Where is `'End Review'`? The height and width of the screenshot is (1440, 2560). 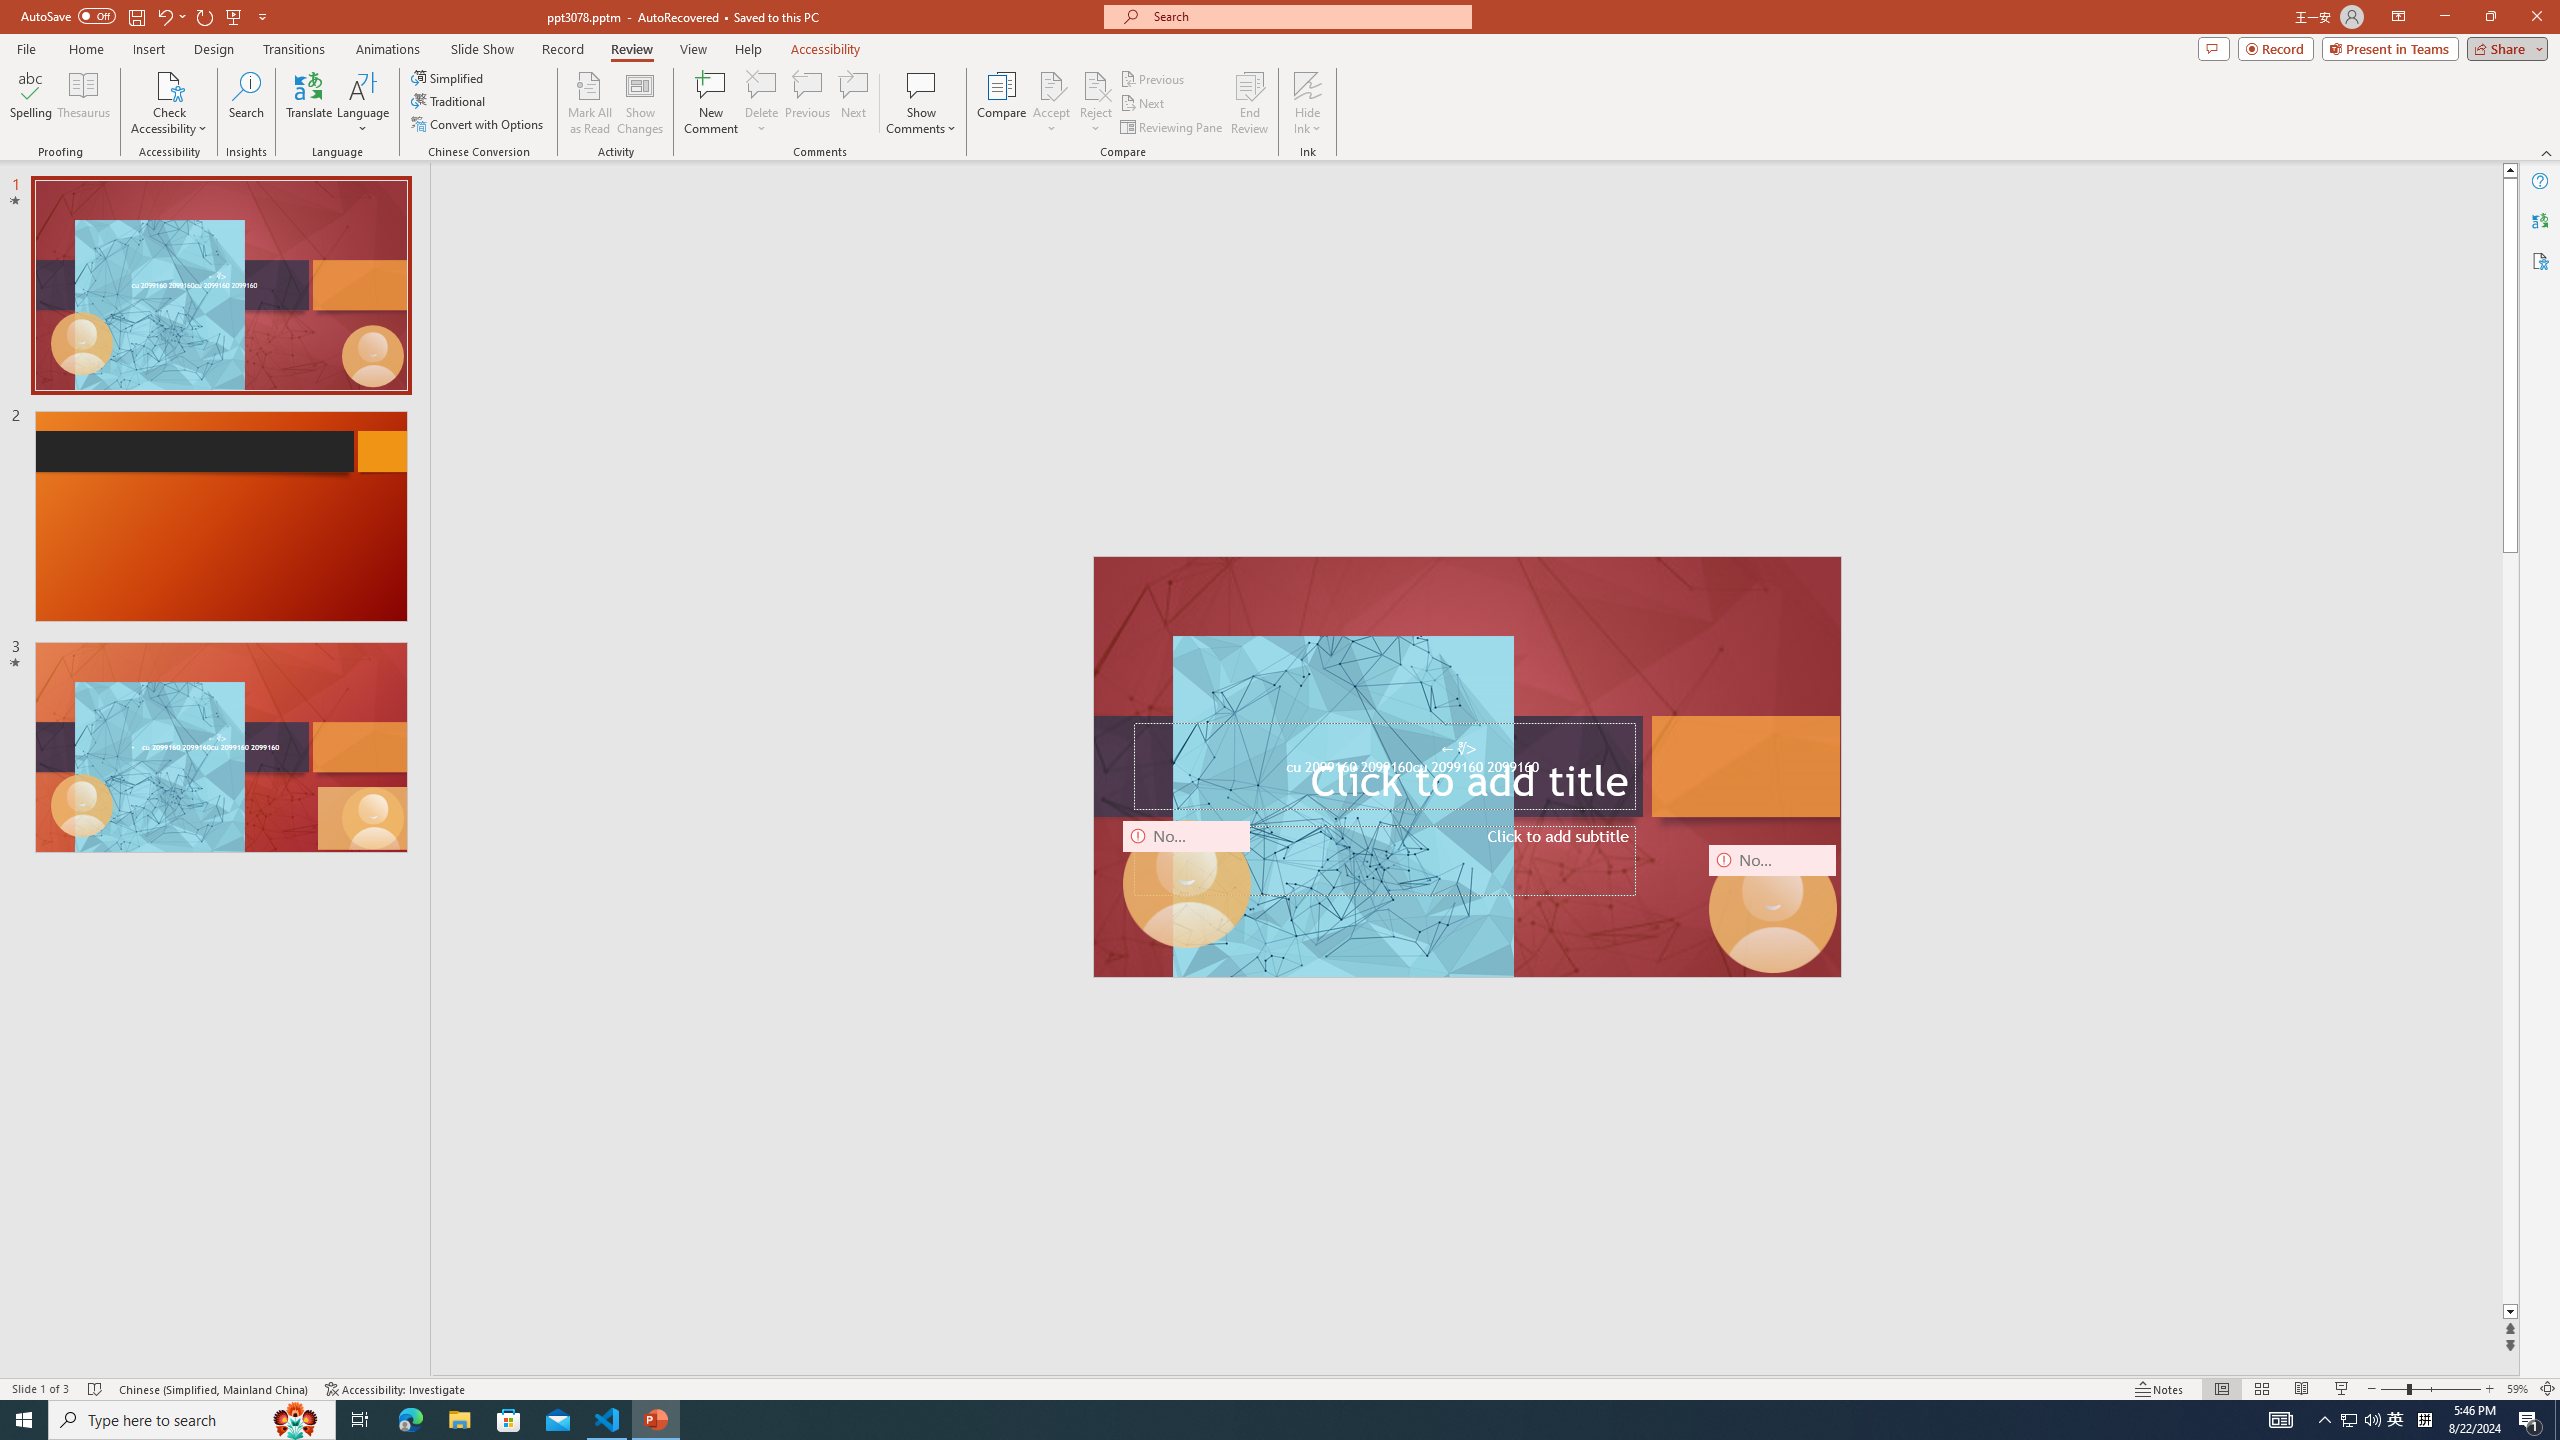 'End Review' is located at coordinates (1248, 103).